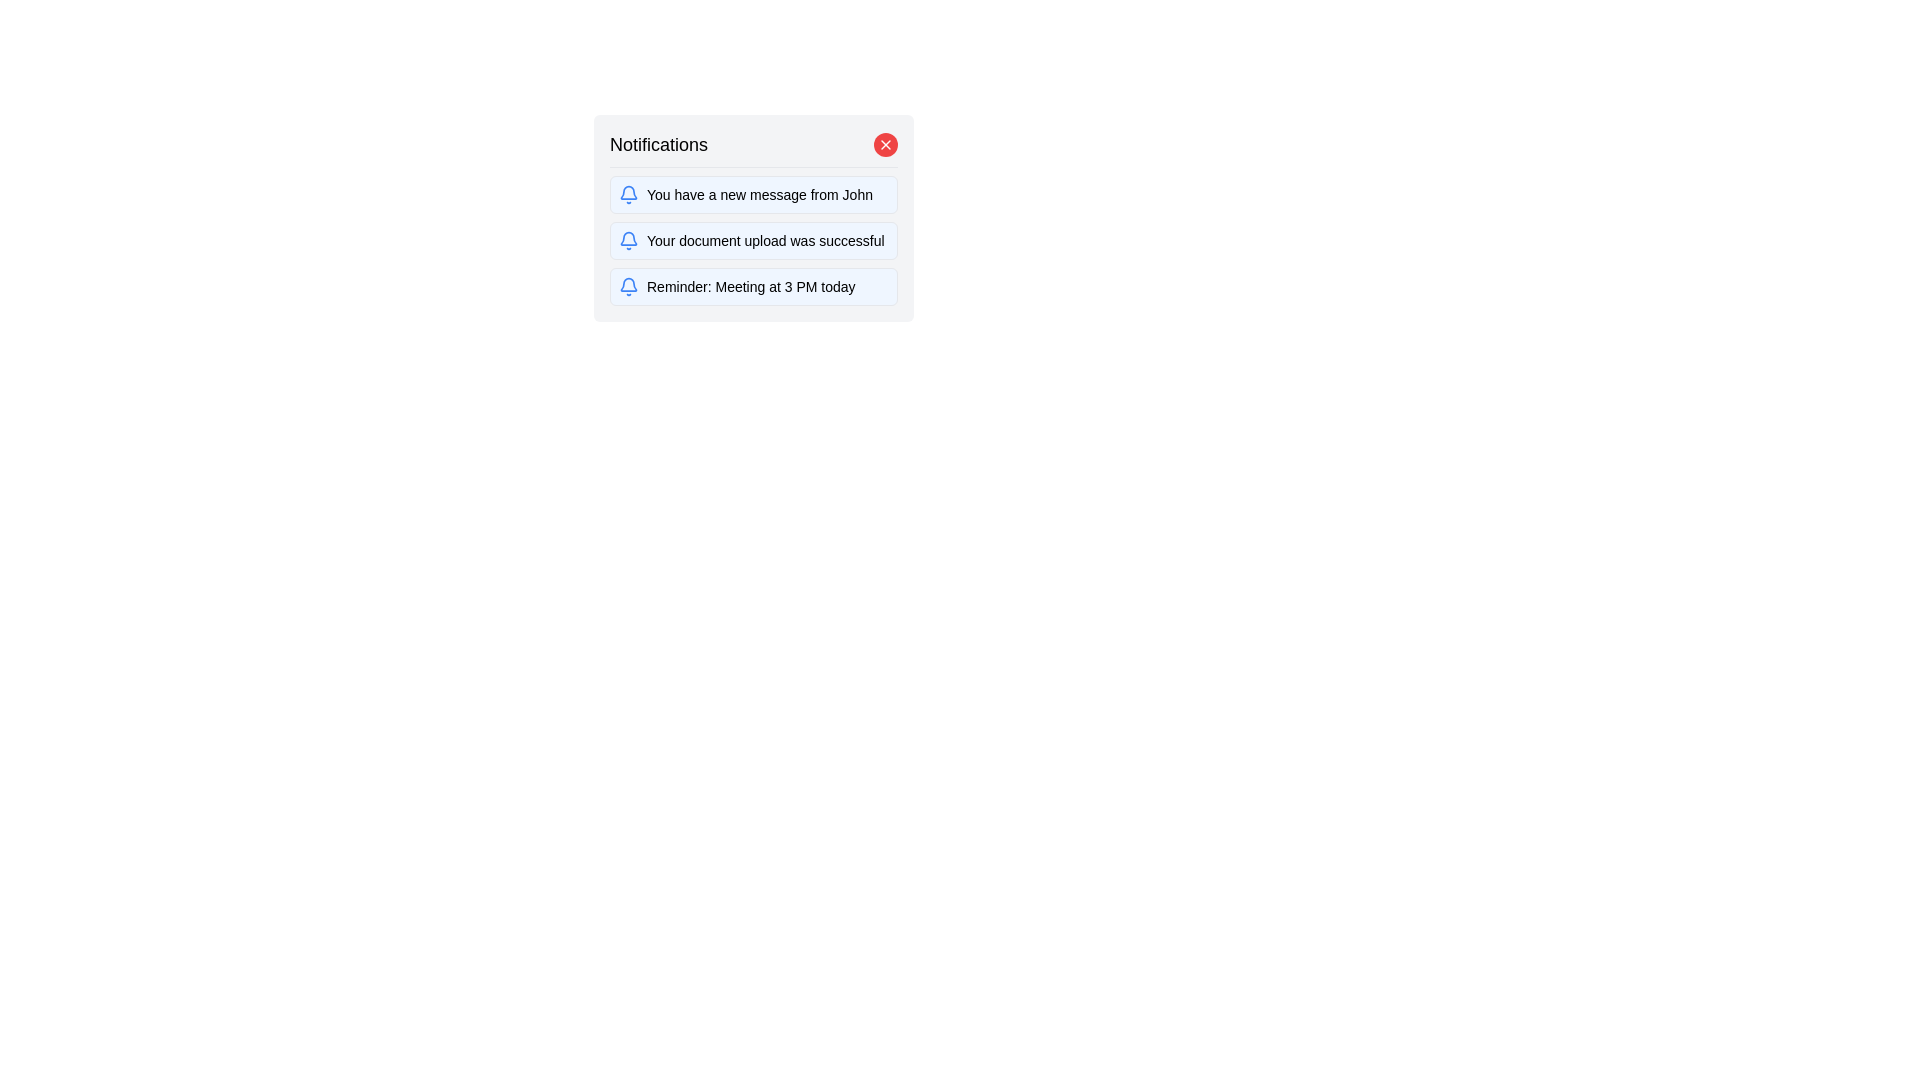 The image size is (1920, 1080). Describe the element at coordinates (885, 144) in the screenshot. I see `the close button located in the top-right corner of the 'Notifications' section` at that location.